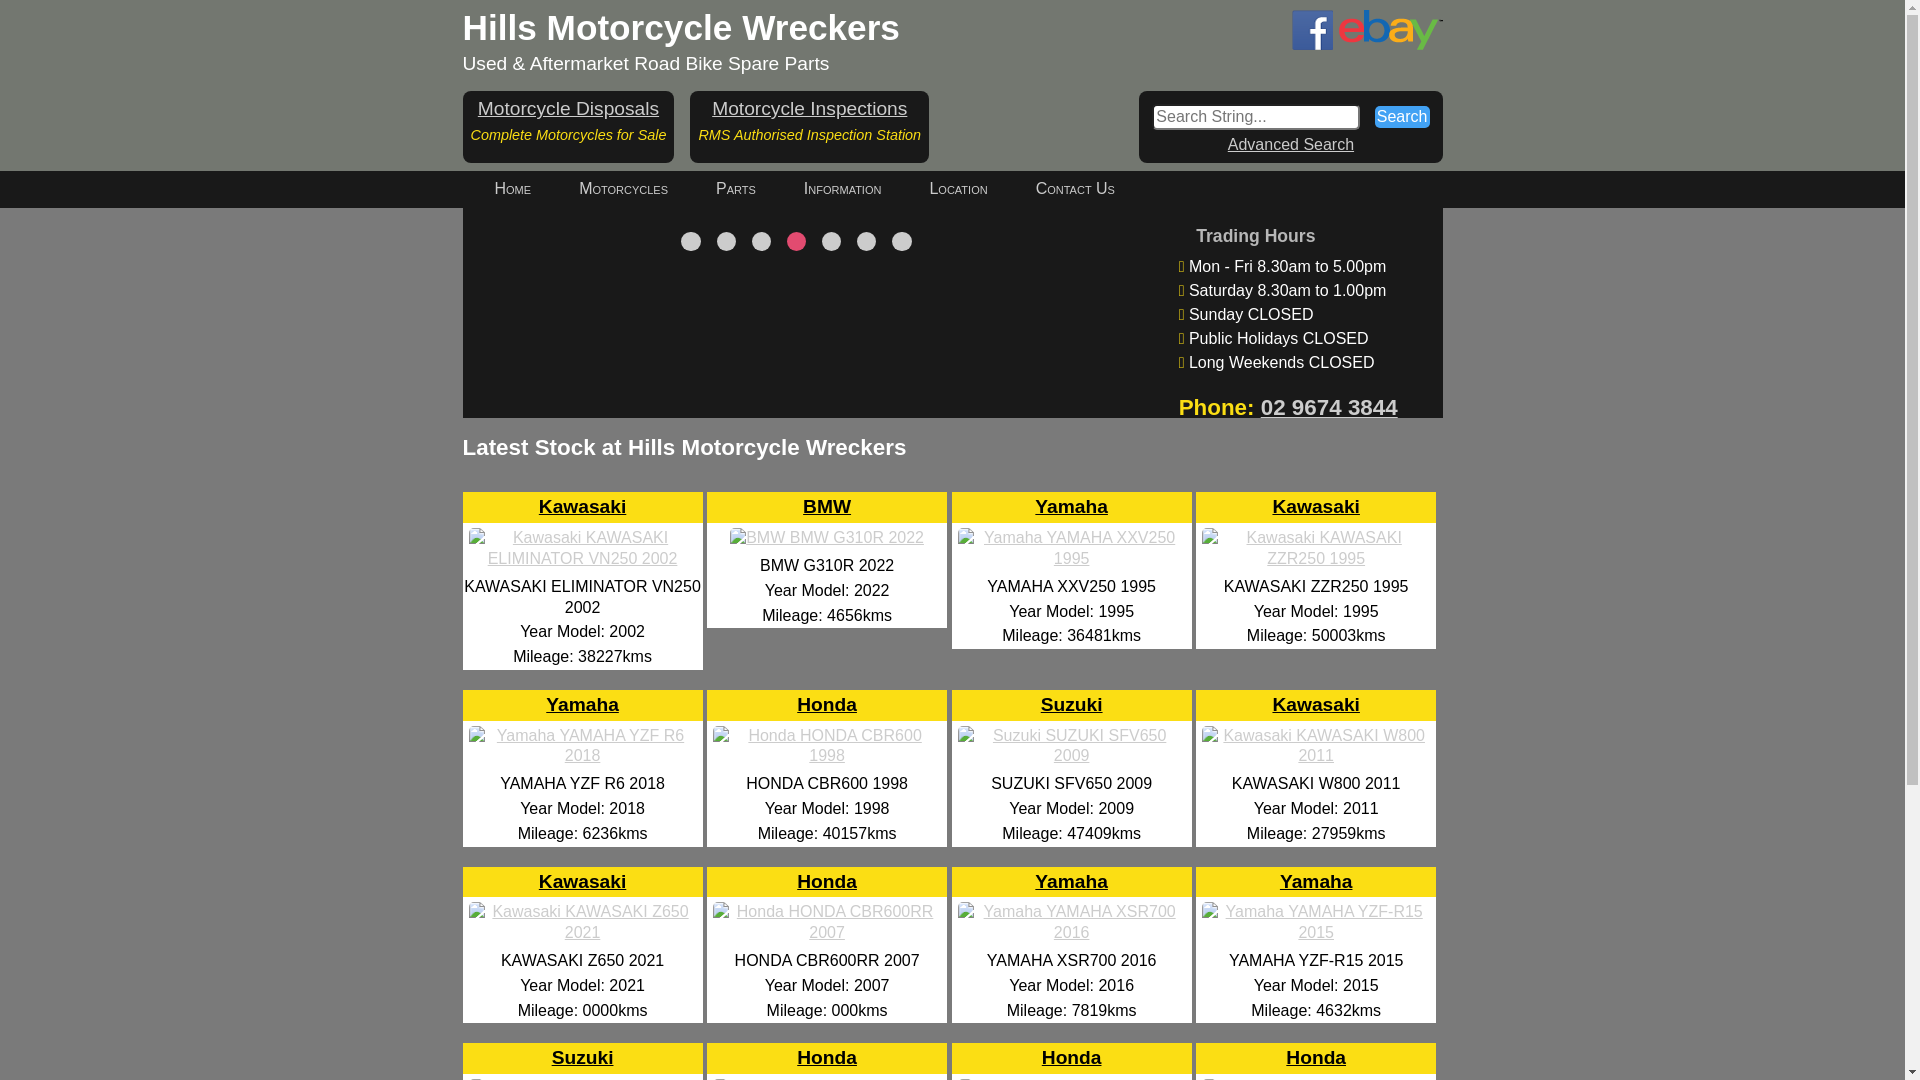  Describe the element at coordinates (826, 932) in the screenshot. I see `'Honda HONDA   CBR600RR   2007'` at that location.